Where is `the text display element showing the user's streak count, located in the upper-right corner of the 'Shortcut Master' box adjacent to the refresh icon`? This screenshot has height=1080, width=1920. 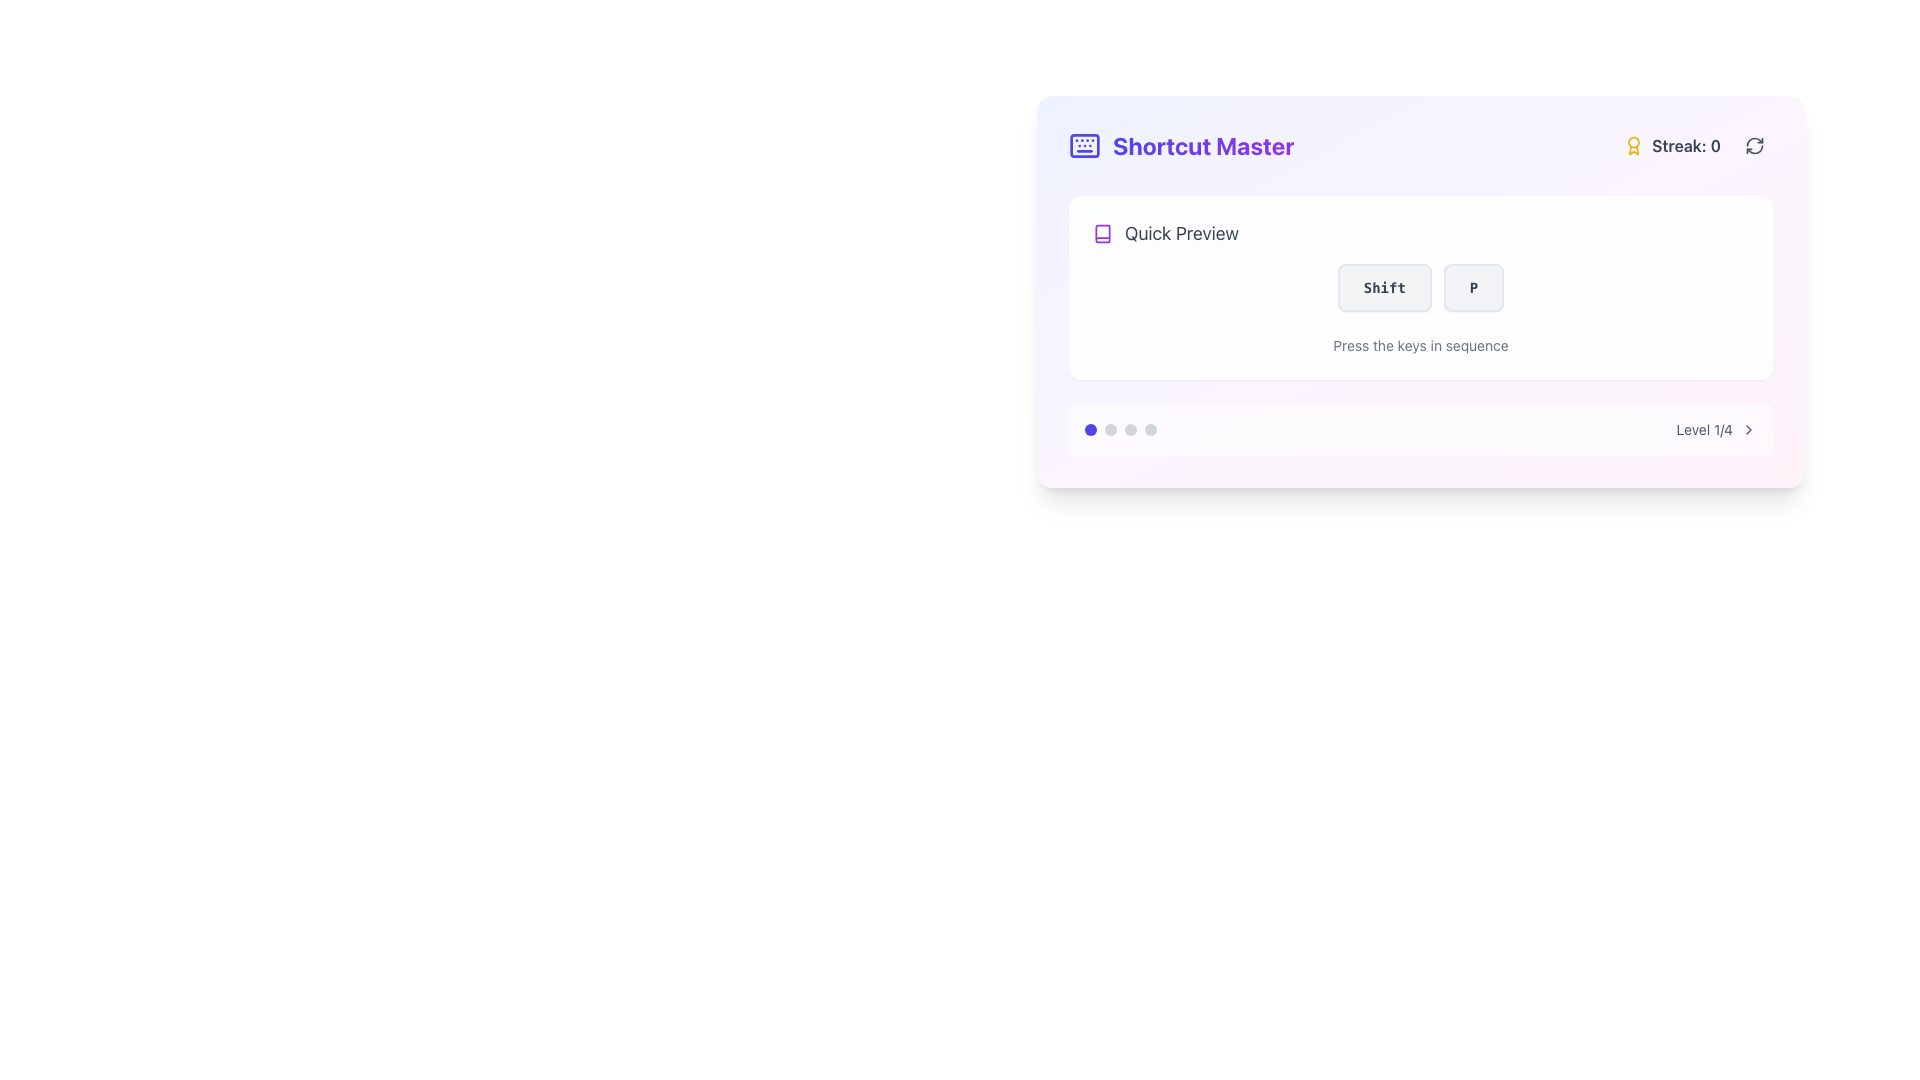 the text display element showing the user's streak count, located in the upper-right corner of the 'Shortcut Master' box adjacent to the refresh icon is located at coordinates (1697, 145).